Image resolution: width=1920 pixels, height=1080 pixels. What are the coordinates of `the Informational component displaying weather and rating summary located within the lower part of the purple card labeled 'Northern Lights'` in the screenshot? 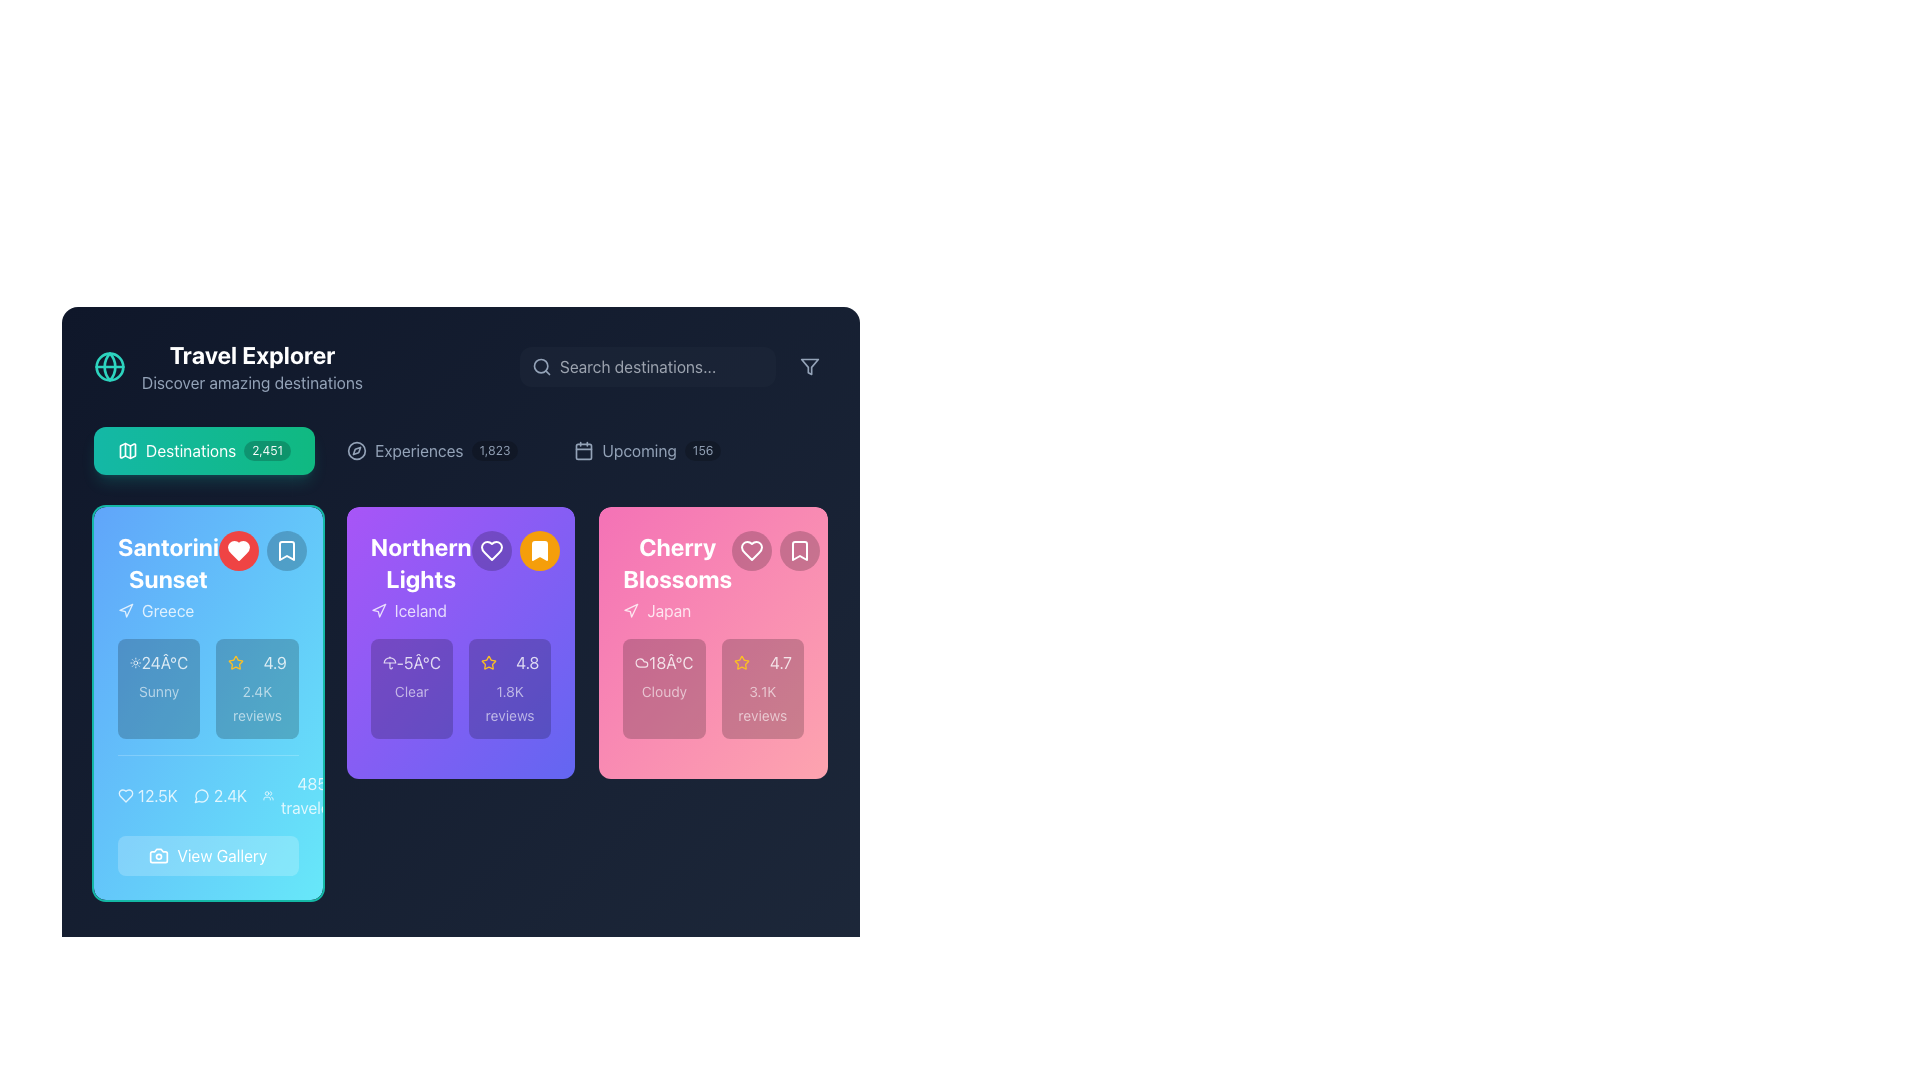 It's located at (459, 688).